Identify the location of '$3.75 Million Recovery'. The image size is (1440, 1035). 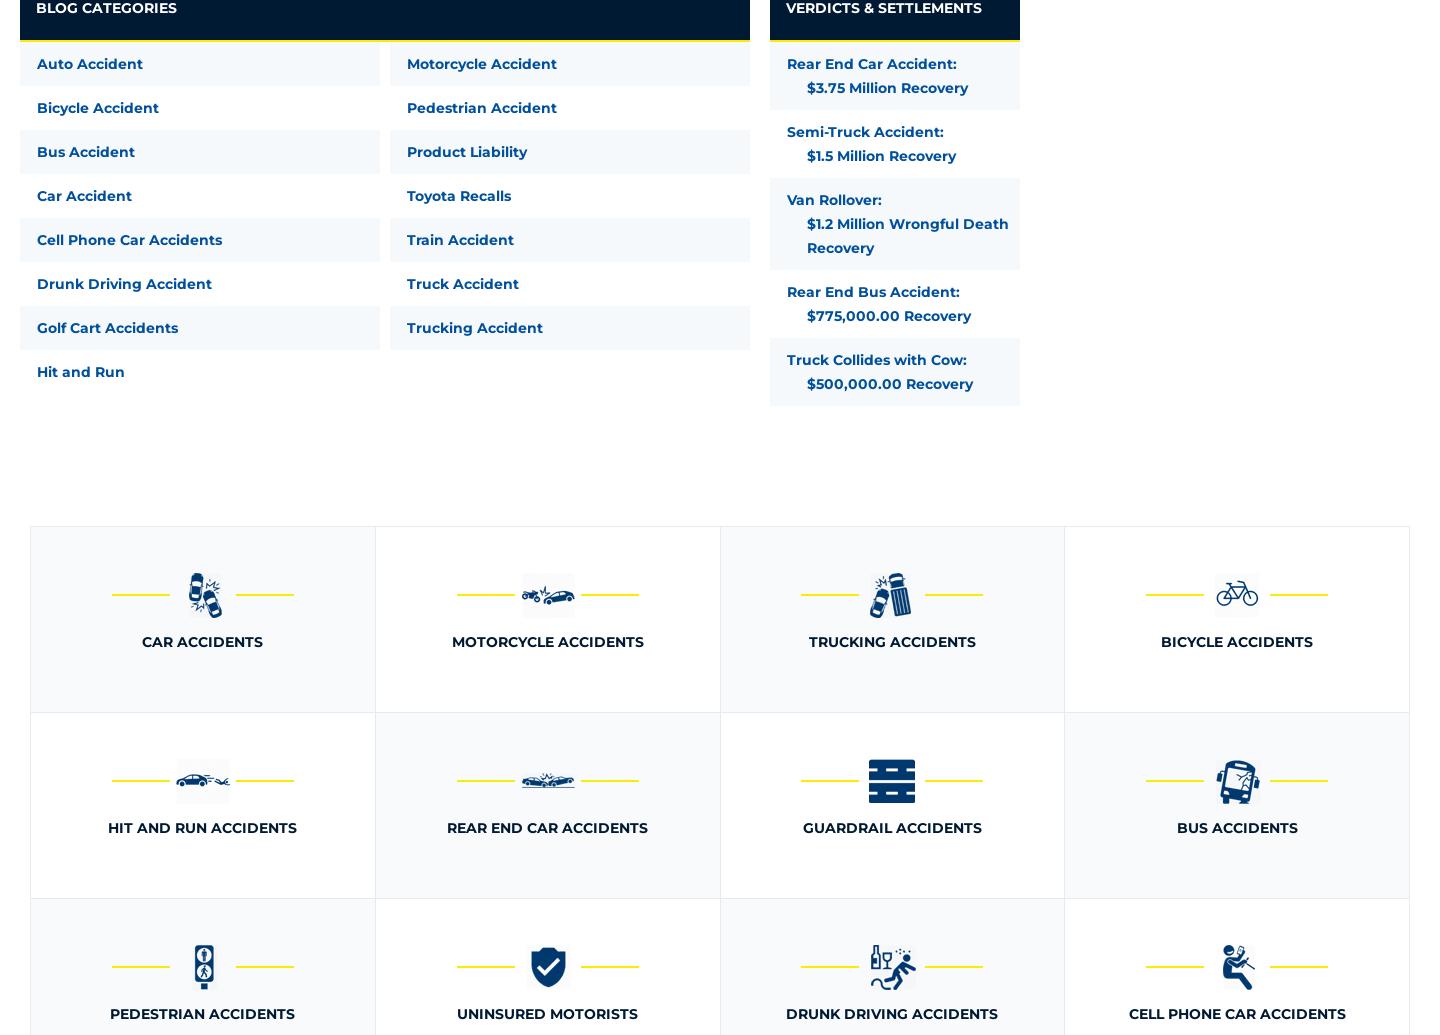
(806, 87).